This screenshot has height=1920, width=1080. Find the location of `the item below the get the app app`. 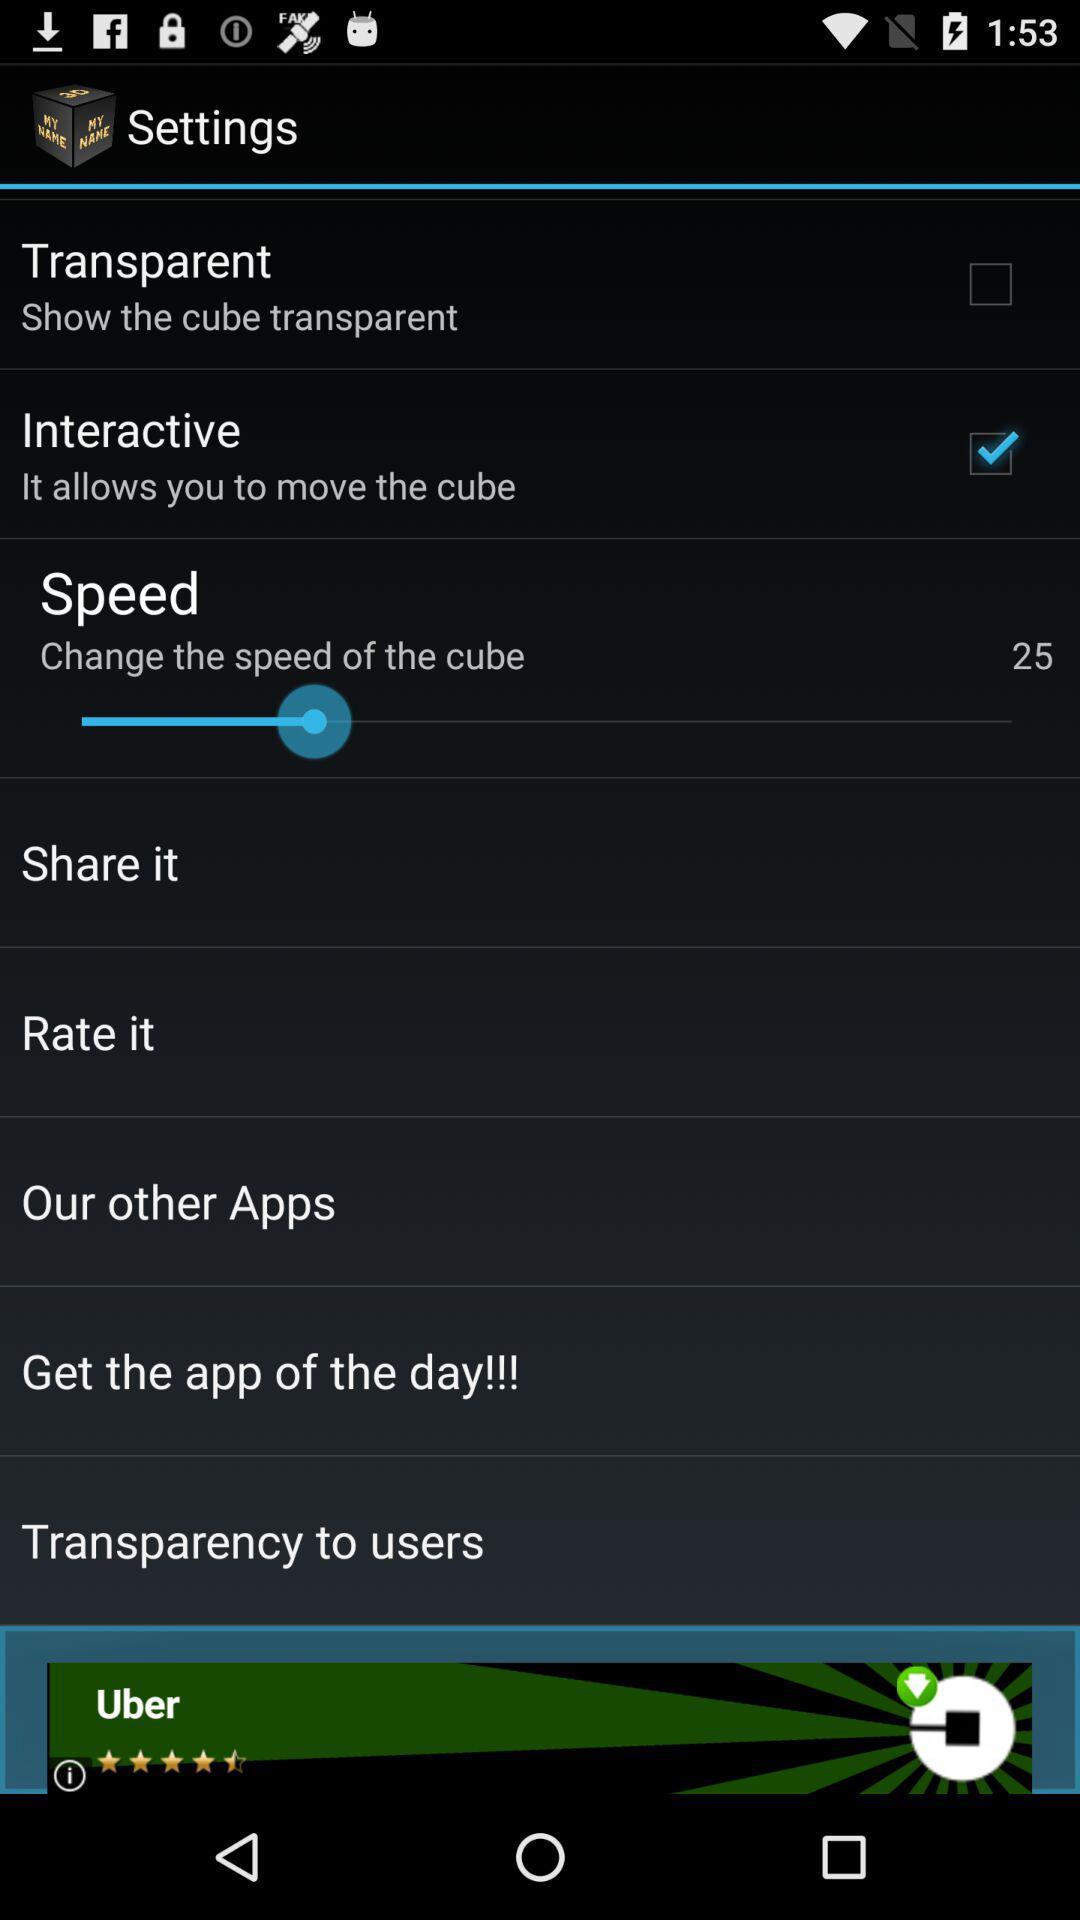

the item below the get the app app is located at coordinates (251, 1539).